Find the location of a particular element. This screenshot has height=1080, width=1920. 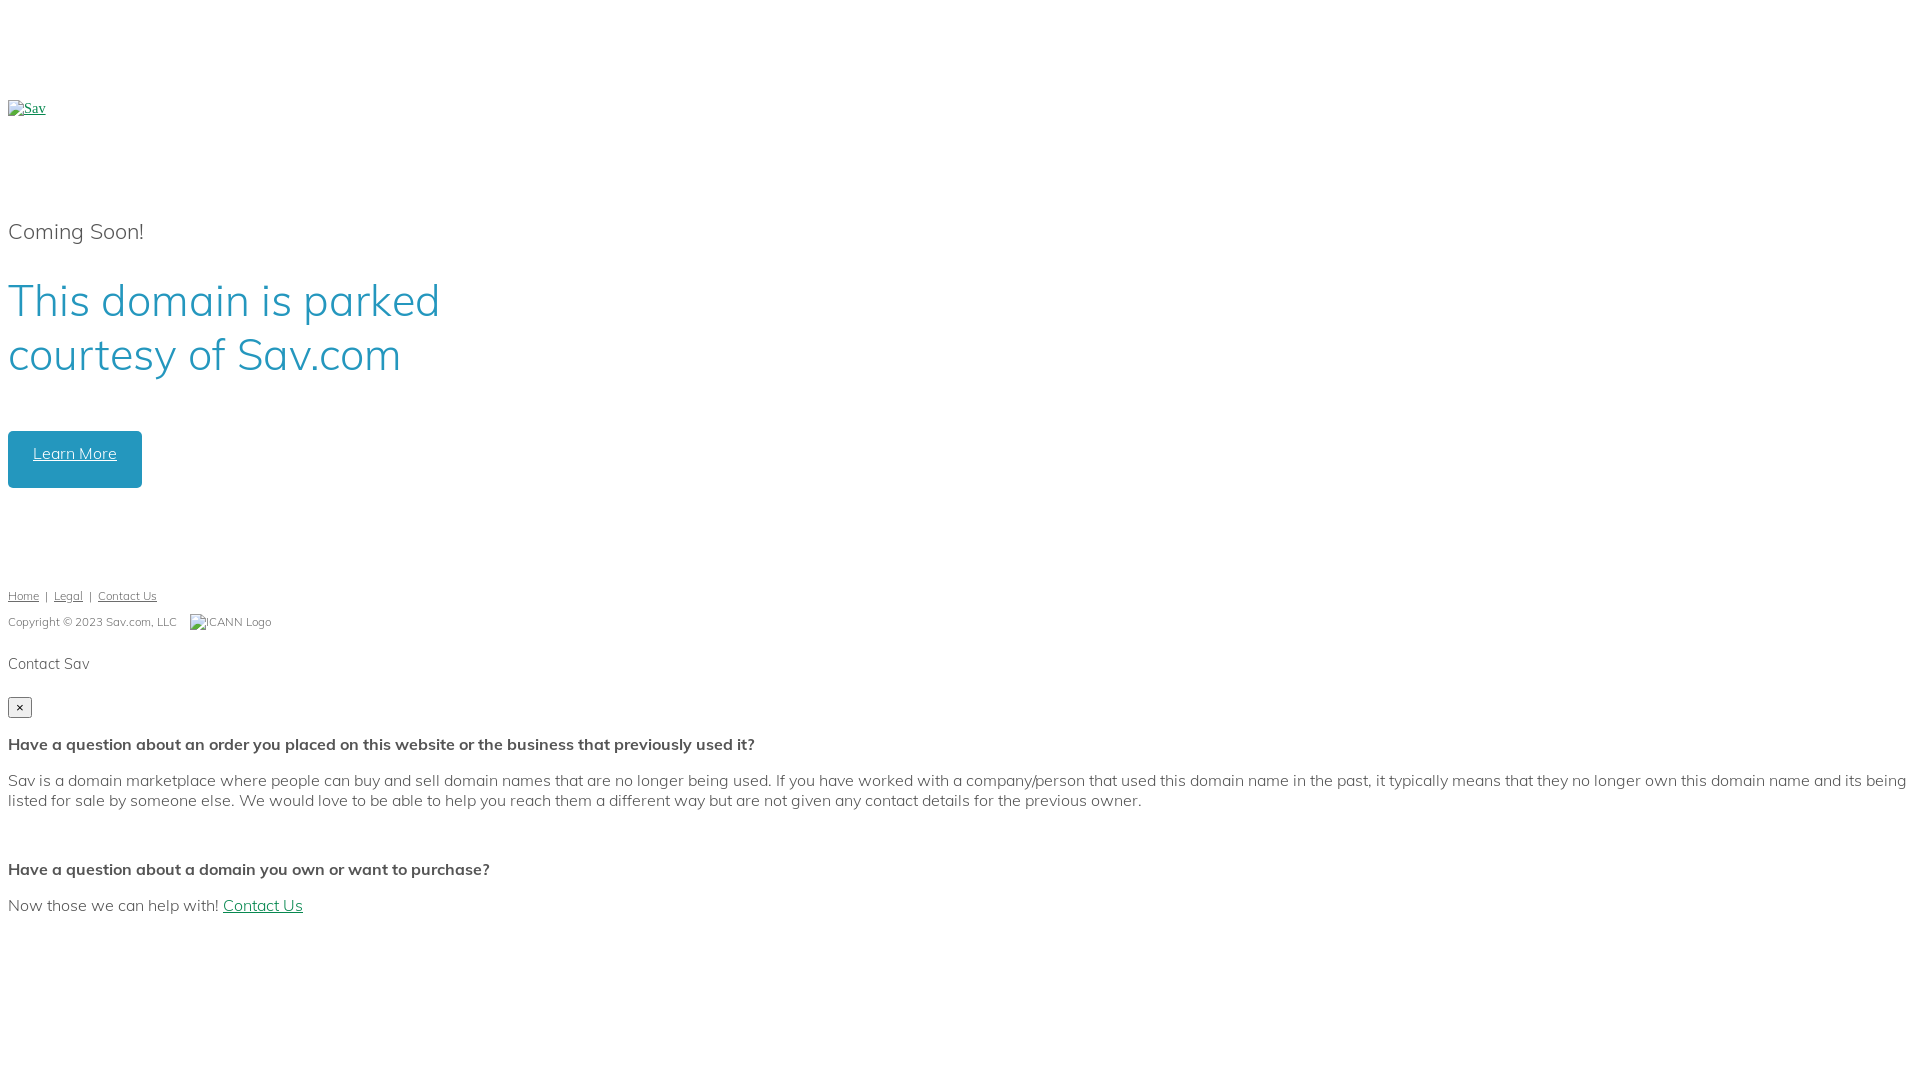

'Contact Us' is located at coordinates (126, 594).